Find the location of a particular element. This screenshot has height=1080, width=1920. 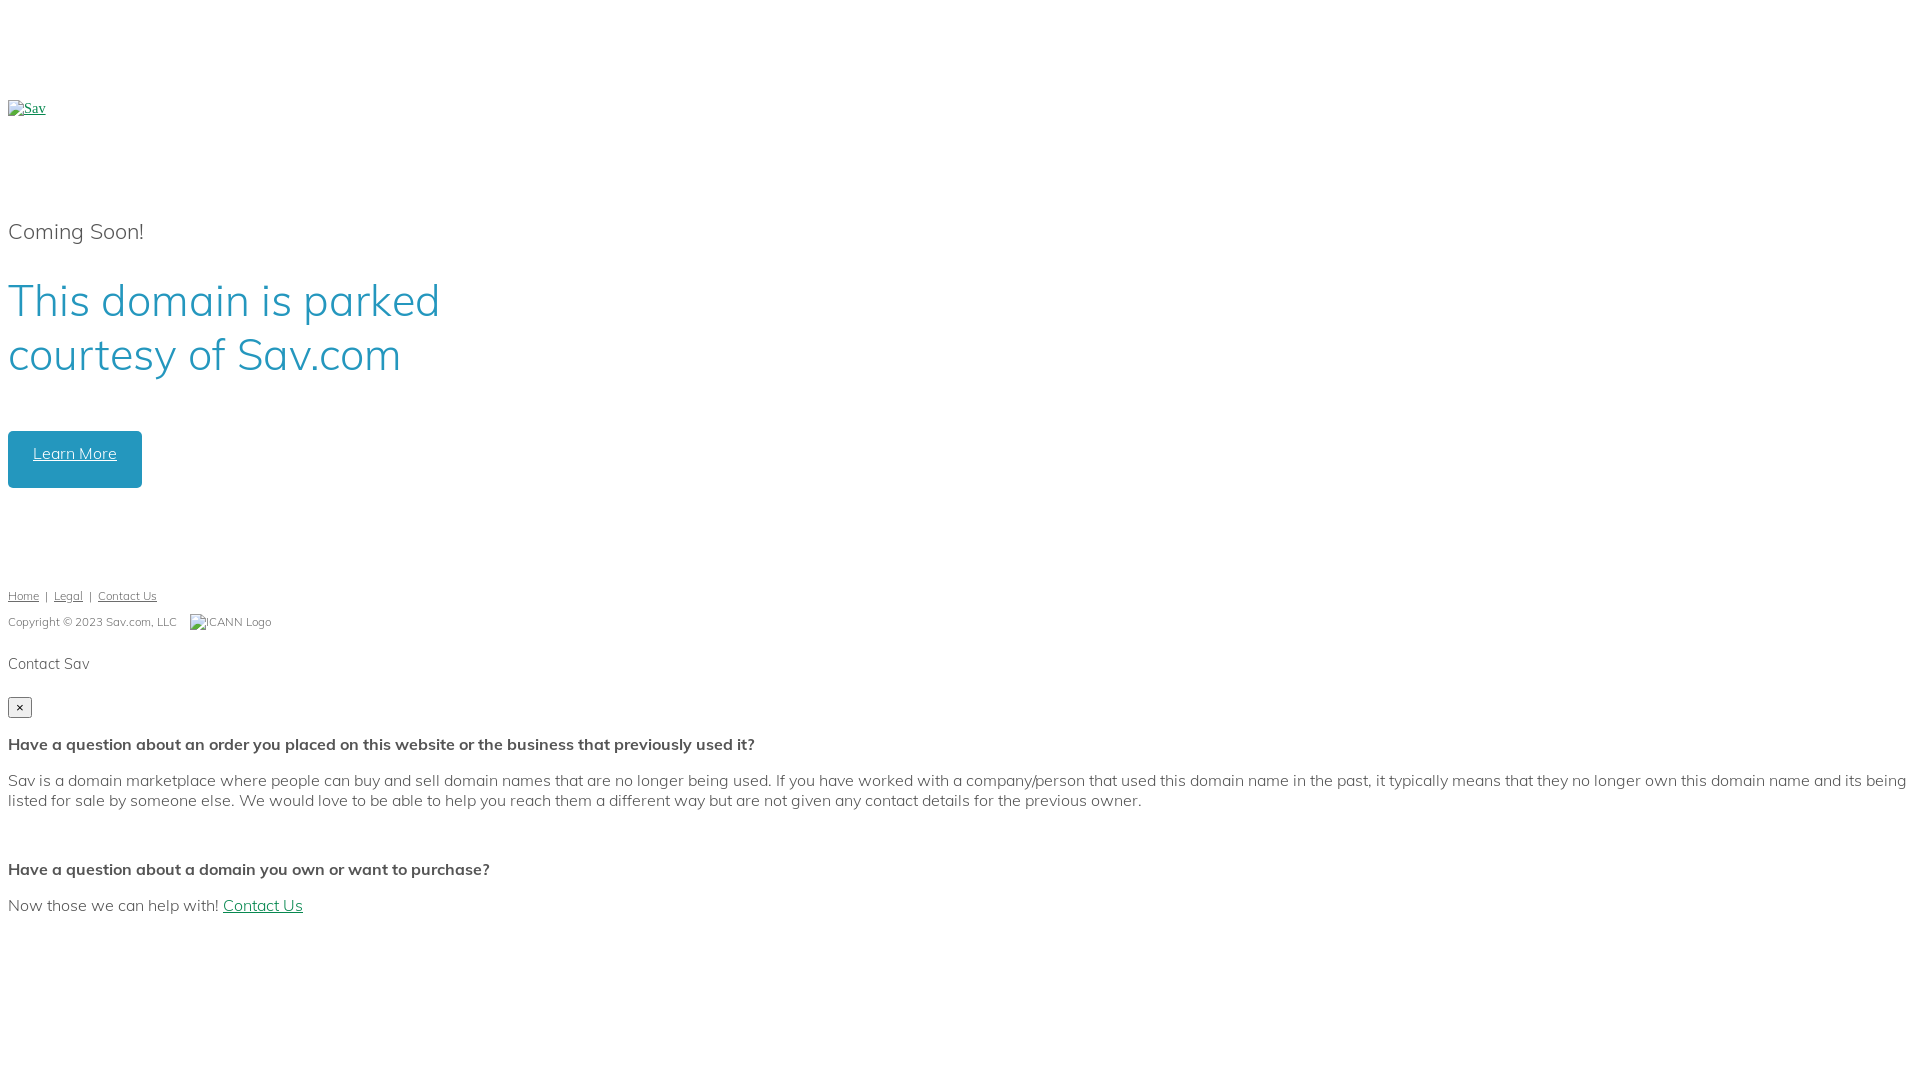

'Contact Us' is located at coordinates (126, 594).